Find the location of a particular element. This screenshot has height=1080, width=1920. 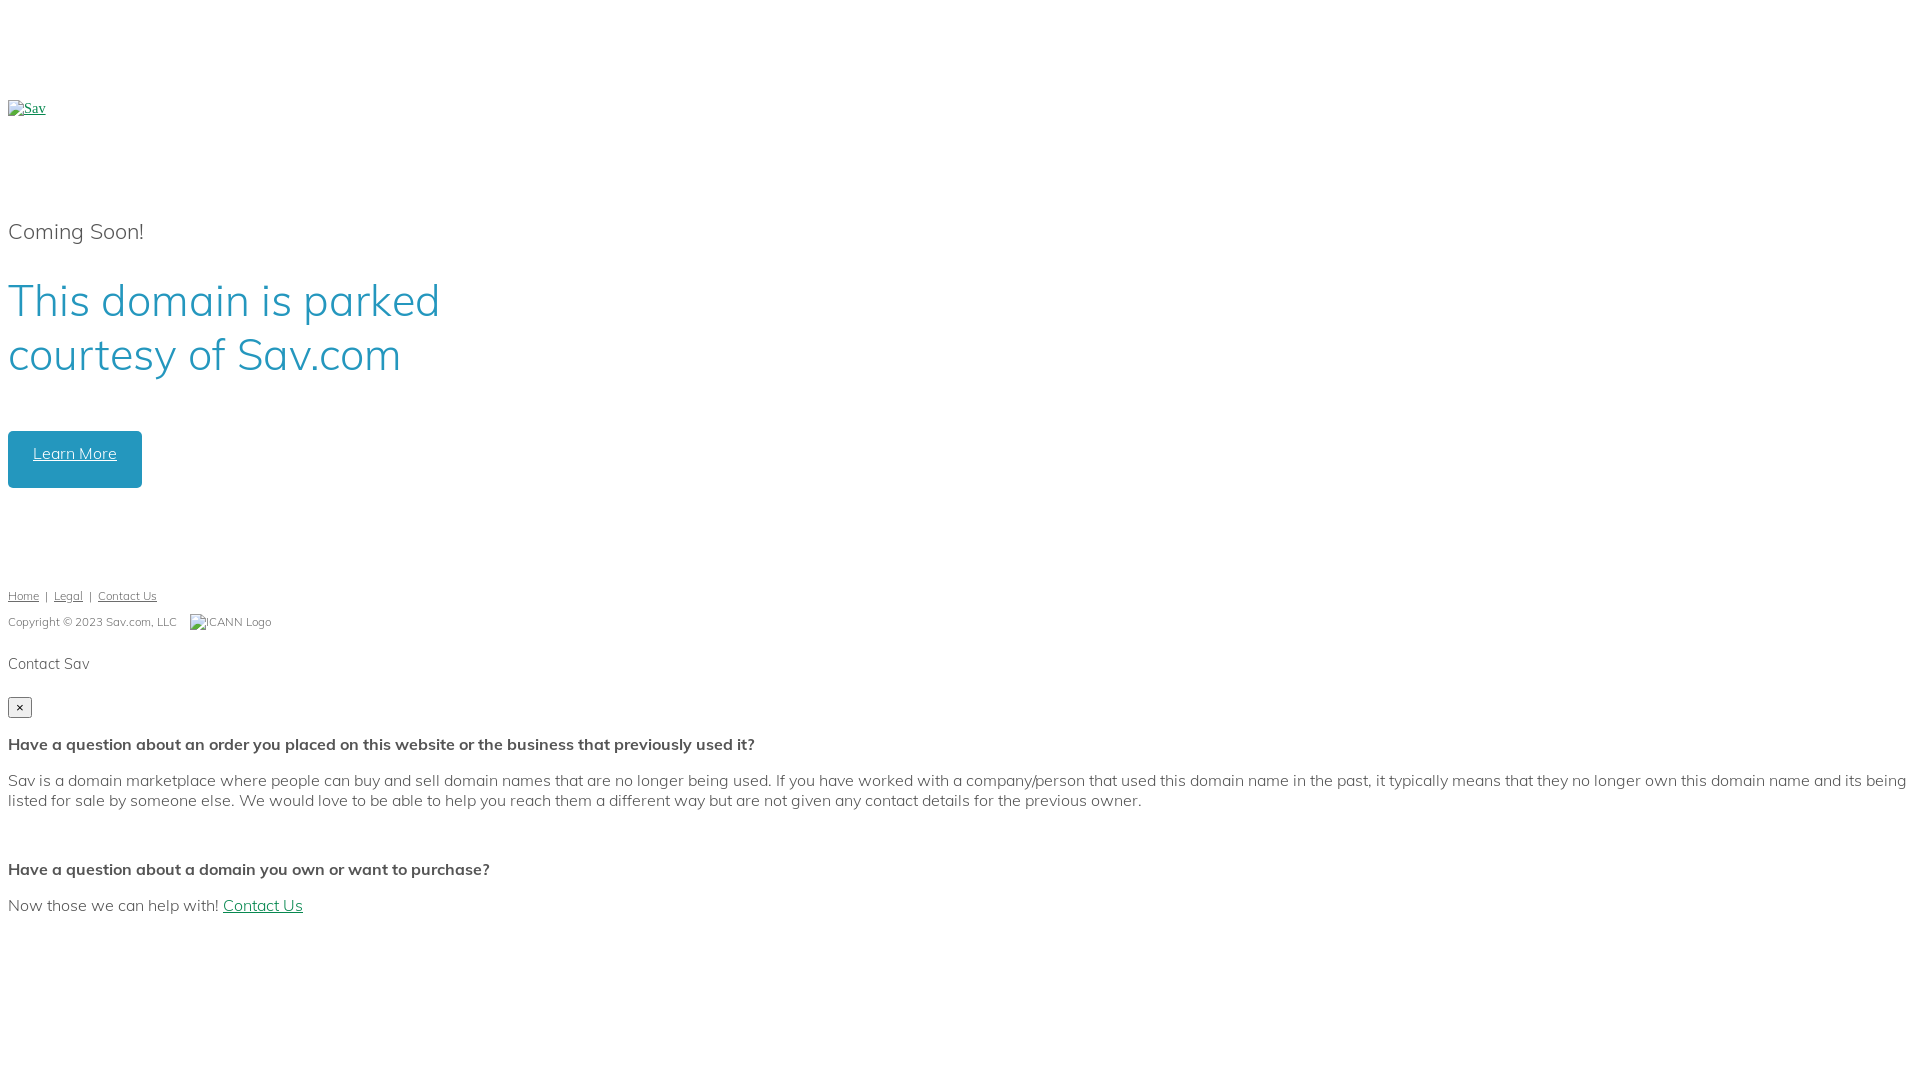

'Contact Us' is located at coordinates (126, 594).